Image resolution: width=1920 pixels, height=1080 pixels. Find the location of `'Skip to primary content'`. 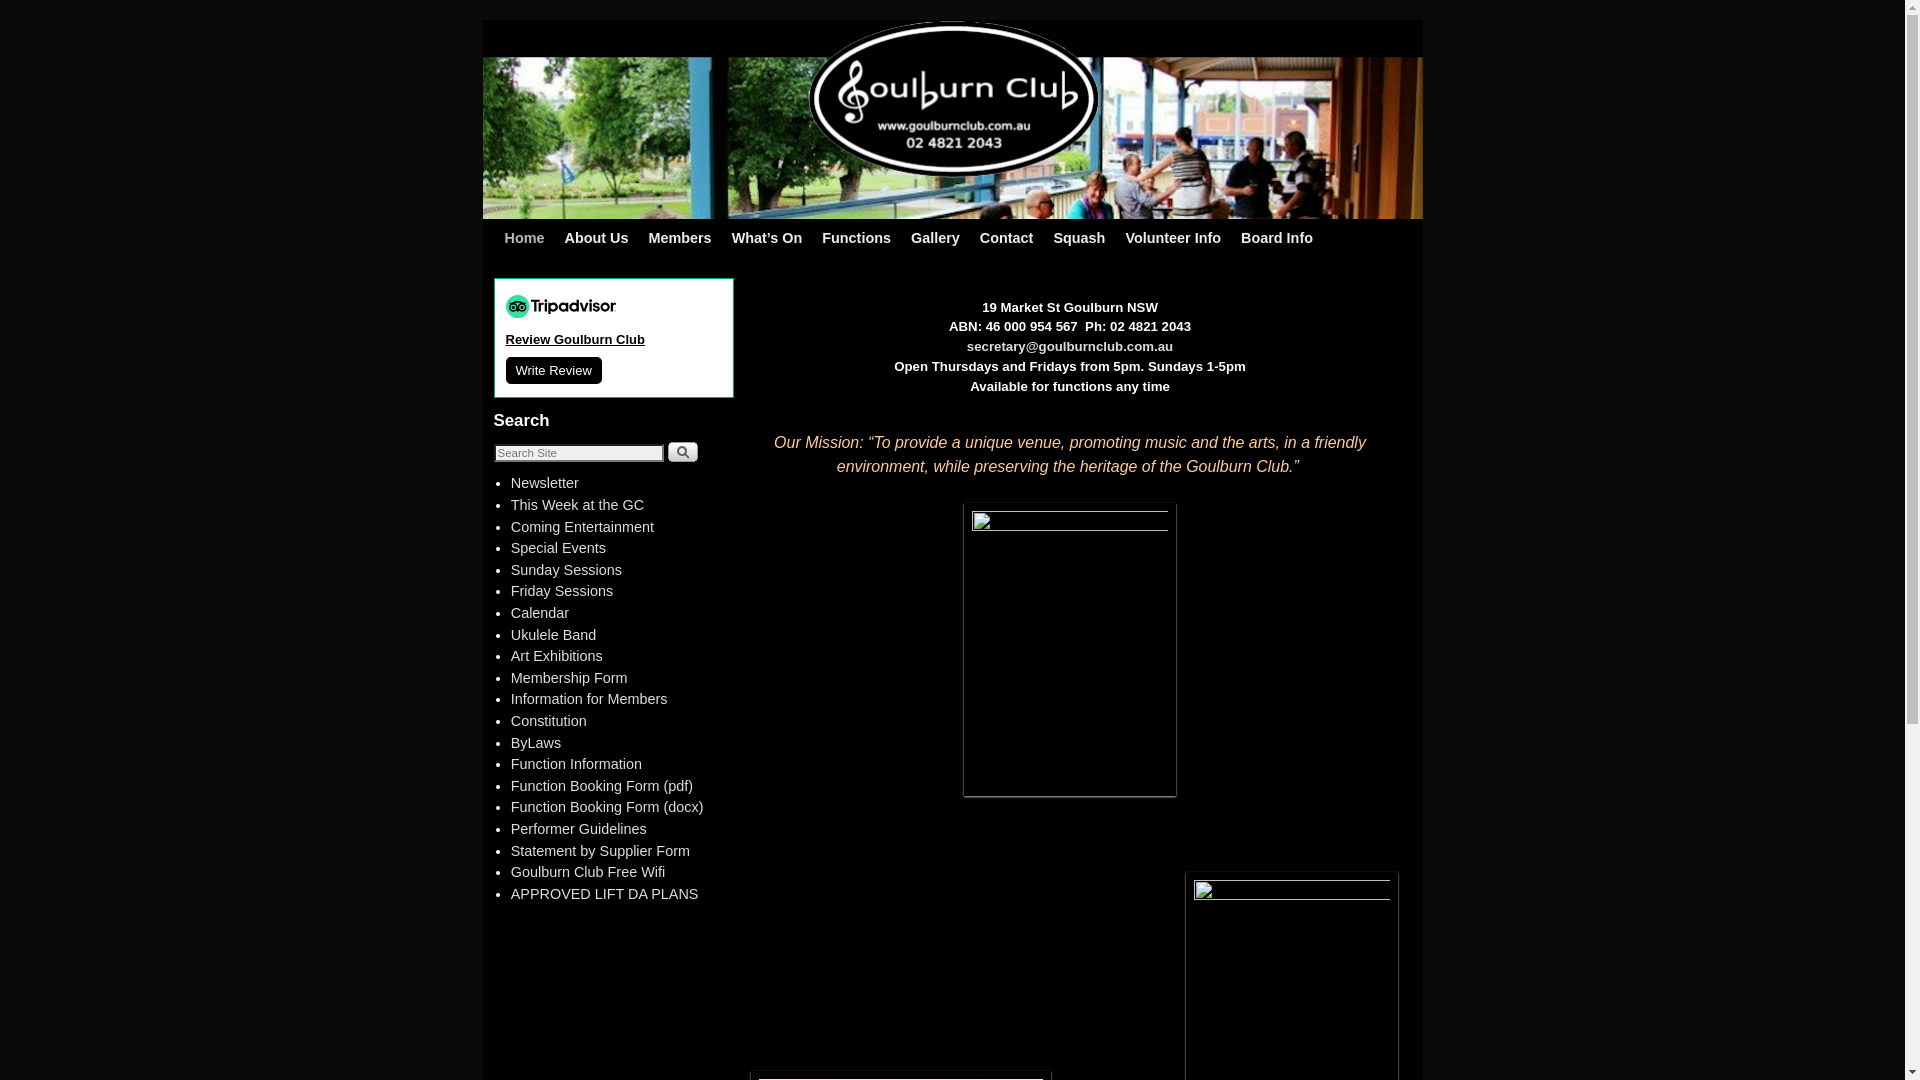

'Skip to primary content' is located at coordinates (481, 226).